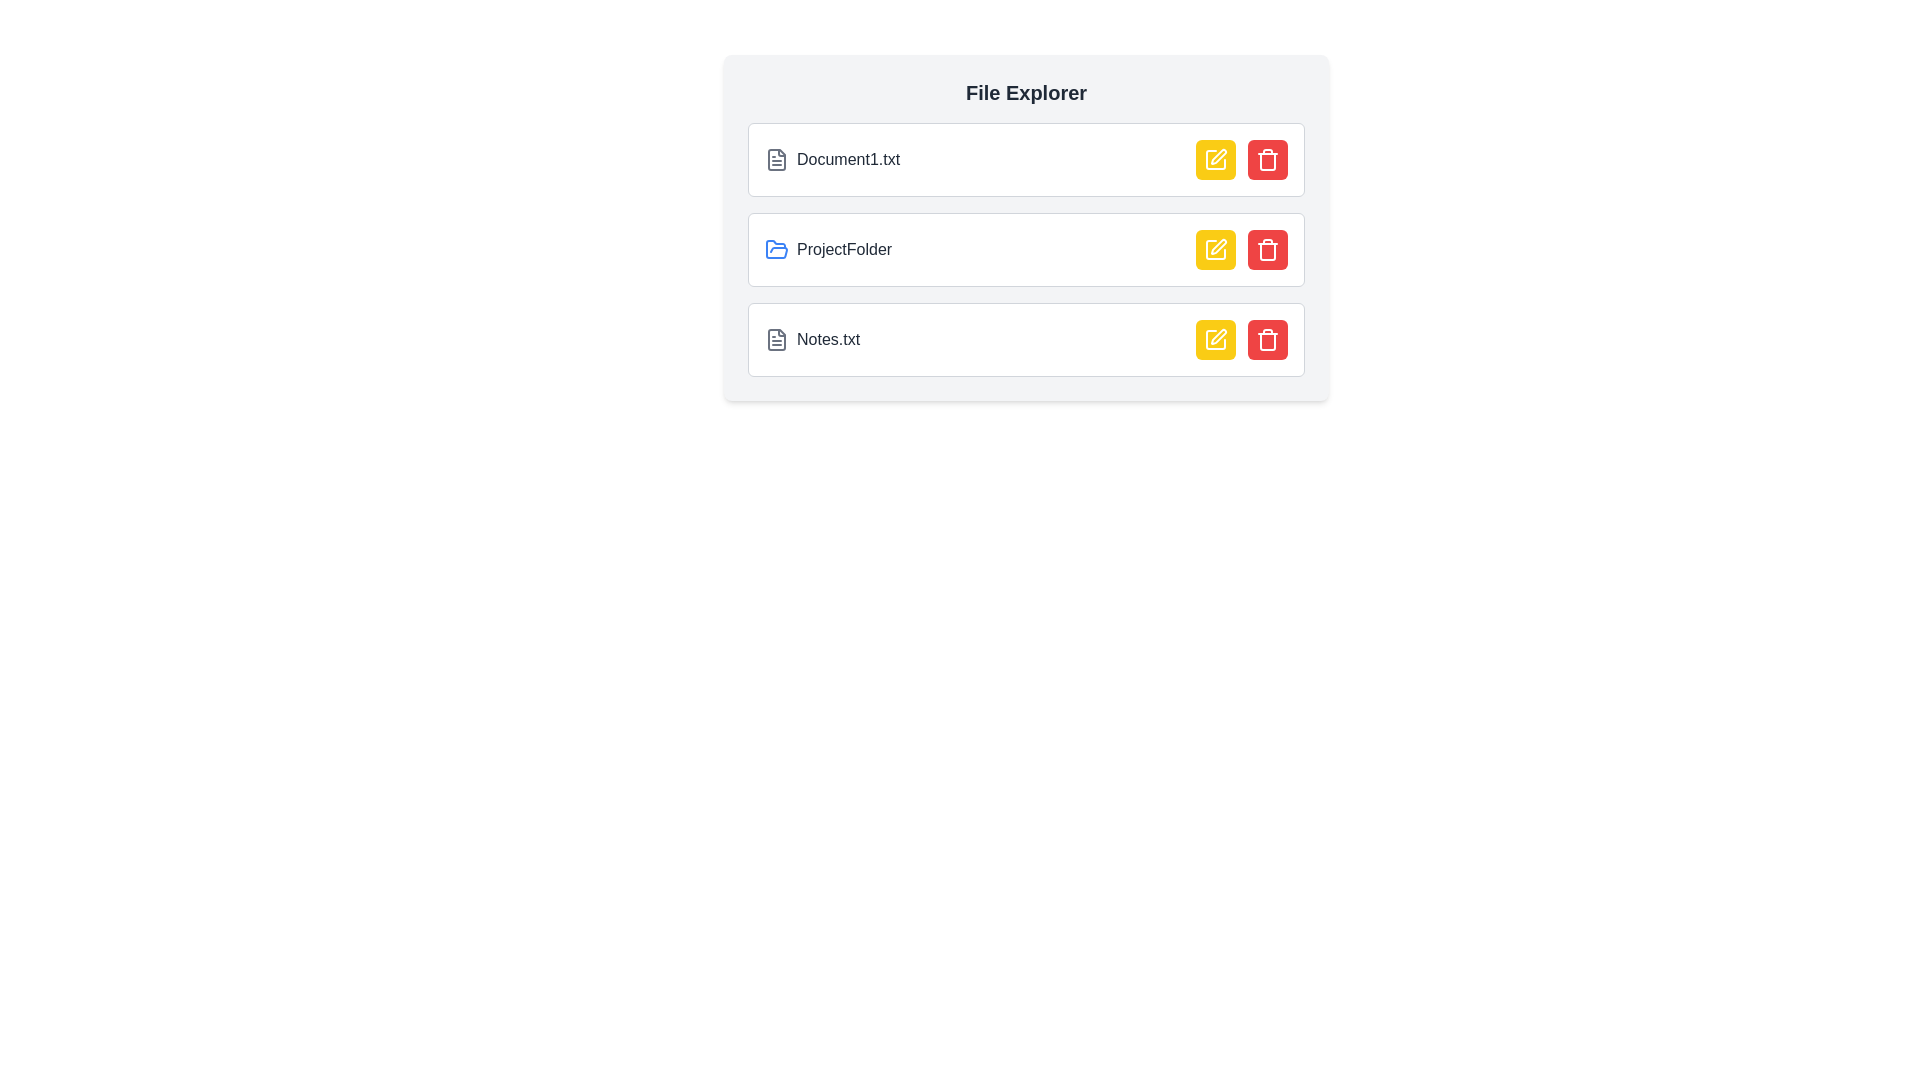 This screenshot has height=1080, width=1920. What do you see at coordinates (1026, 226) in the screenshot?
I see `the 'ProjectFolder' list item in the File Explorer` at bounding box center [1026, 226].